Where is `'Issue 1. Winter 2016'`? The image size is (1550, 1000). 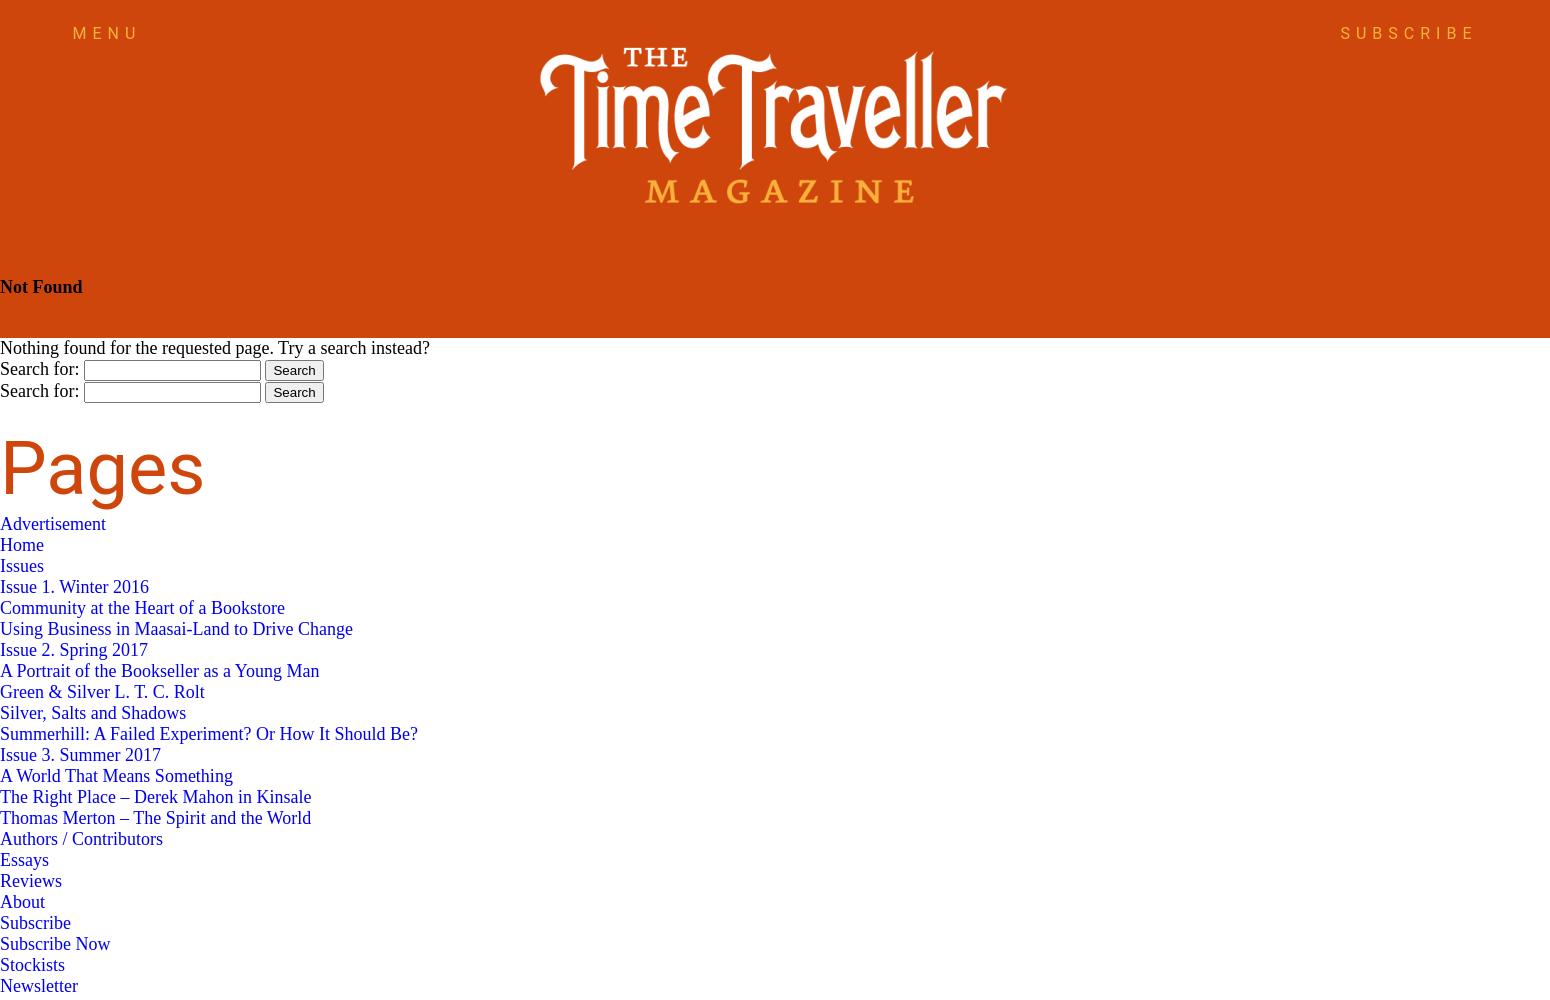 'Issue 1. Winter 2016' is located at coordinates (0, 586).